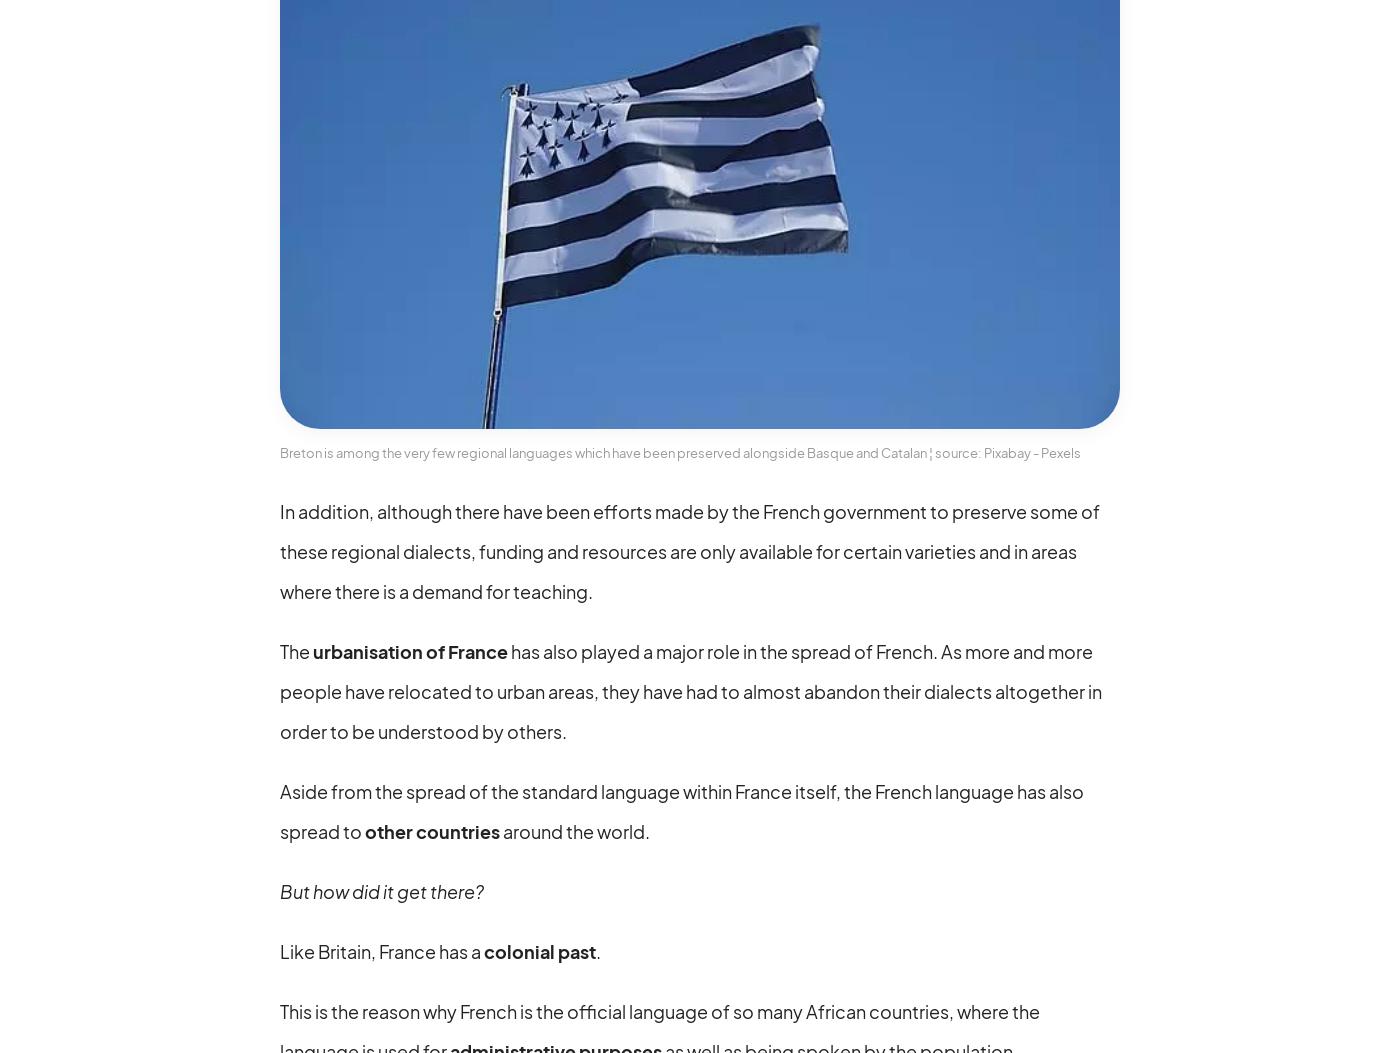  What do you see at coordinates (680, 450) in the screenshot?
I see `'Breton is among the very few regional languages which have been preserved alongside Basque and Catalan ¦ source: Pixabay - Pexels'` at bounding box center [680, 450].